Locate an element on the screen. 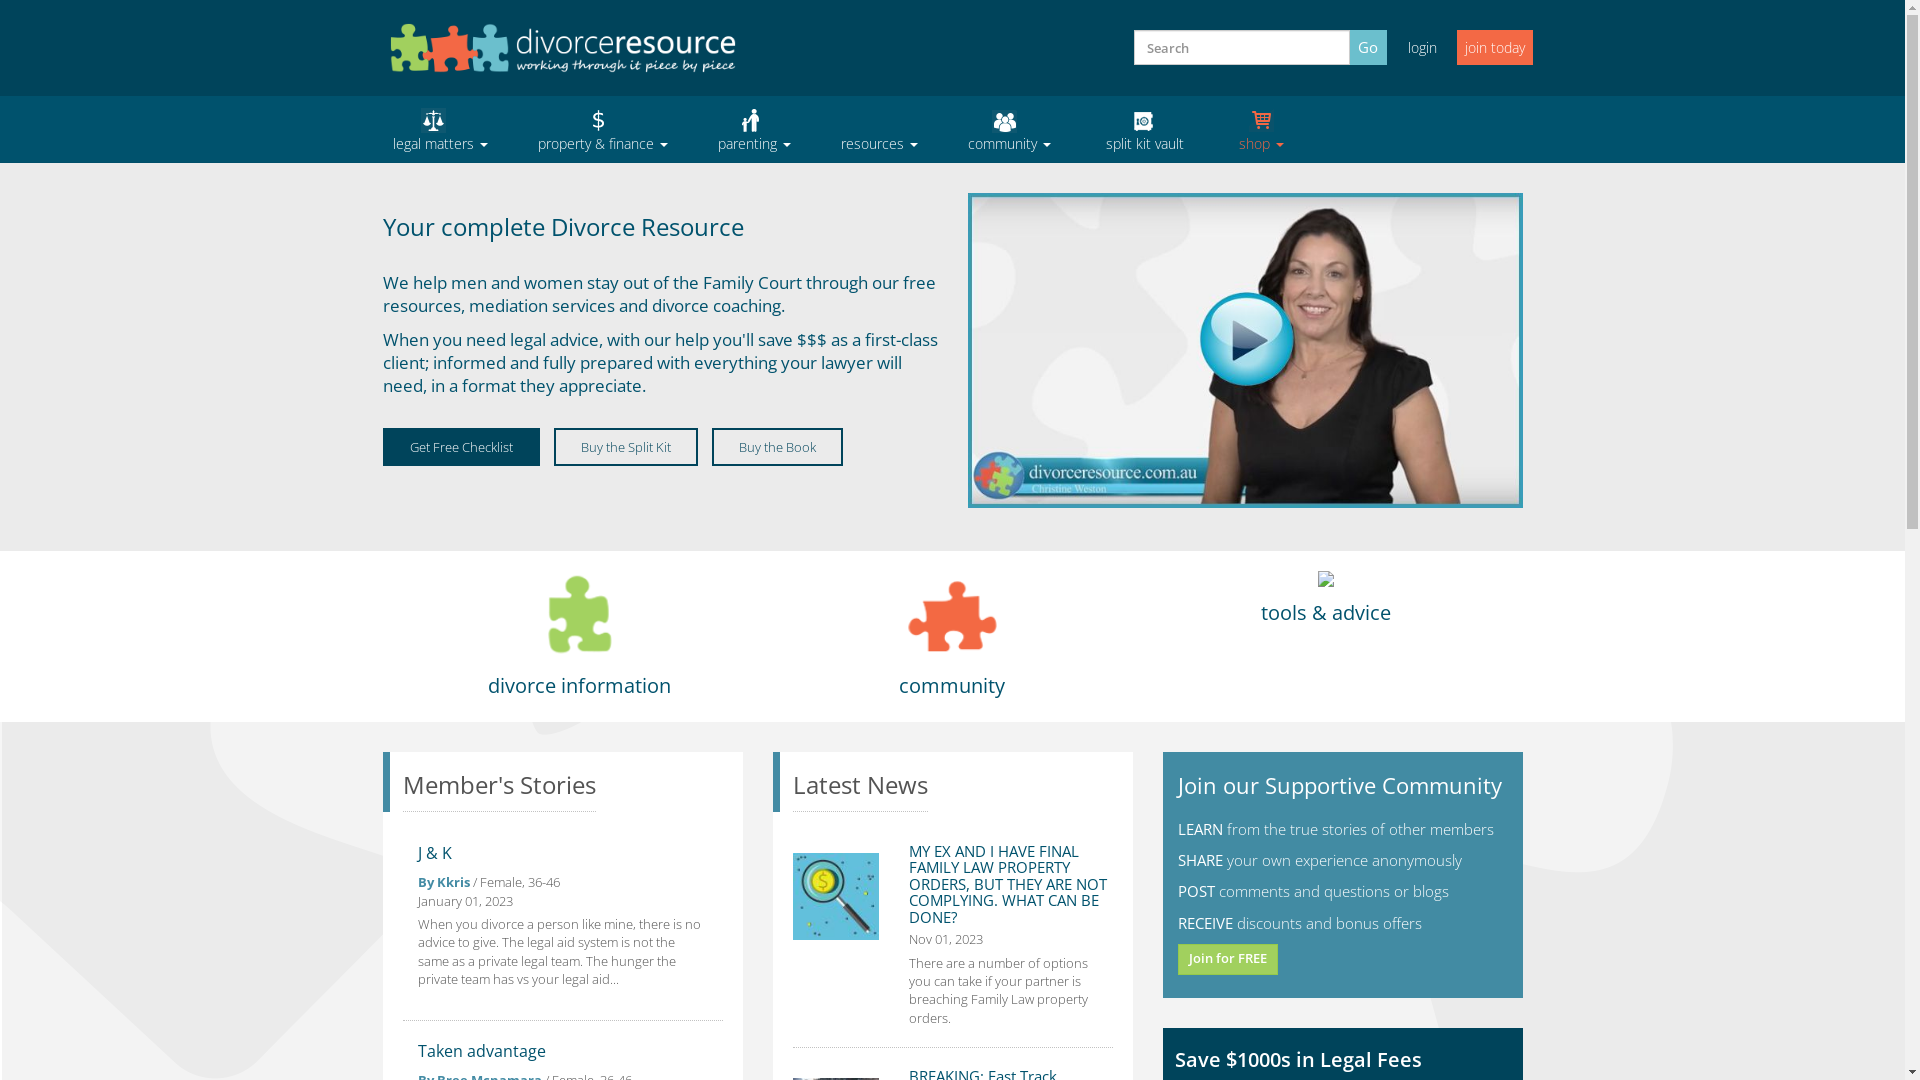 This screenshot has width=1920, height=1080. 'Search' is located at coordinates (1142, 71).